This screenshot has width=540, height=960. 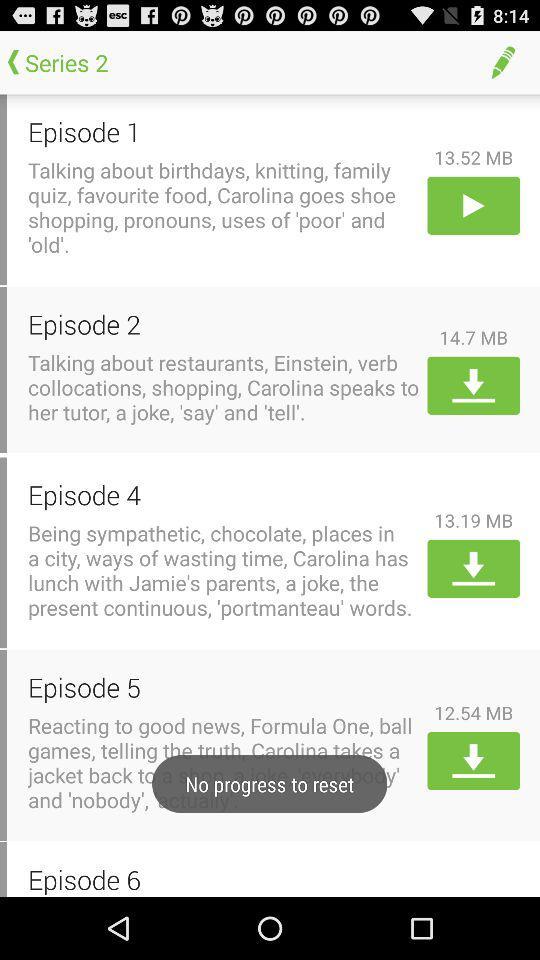 What do you see at coordinates (472, 760) in the screenshot?
I see `download the episode` at bounding box center [472, 760].